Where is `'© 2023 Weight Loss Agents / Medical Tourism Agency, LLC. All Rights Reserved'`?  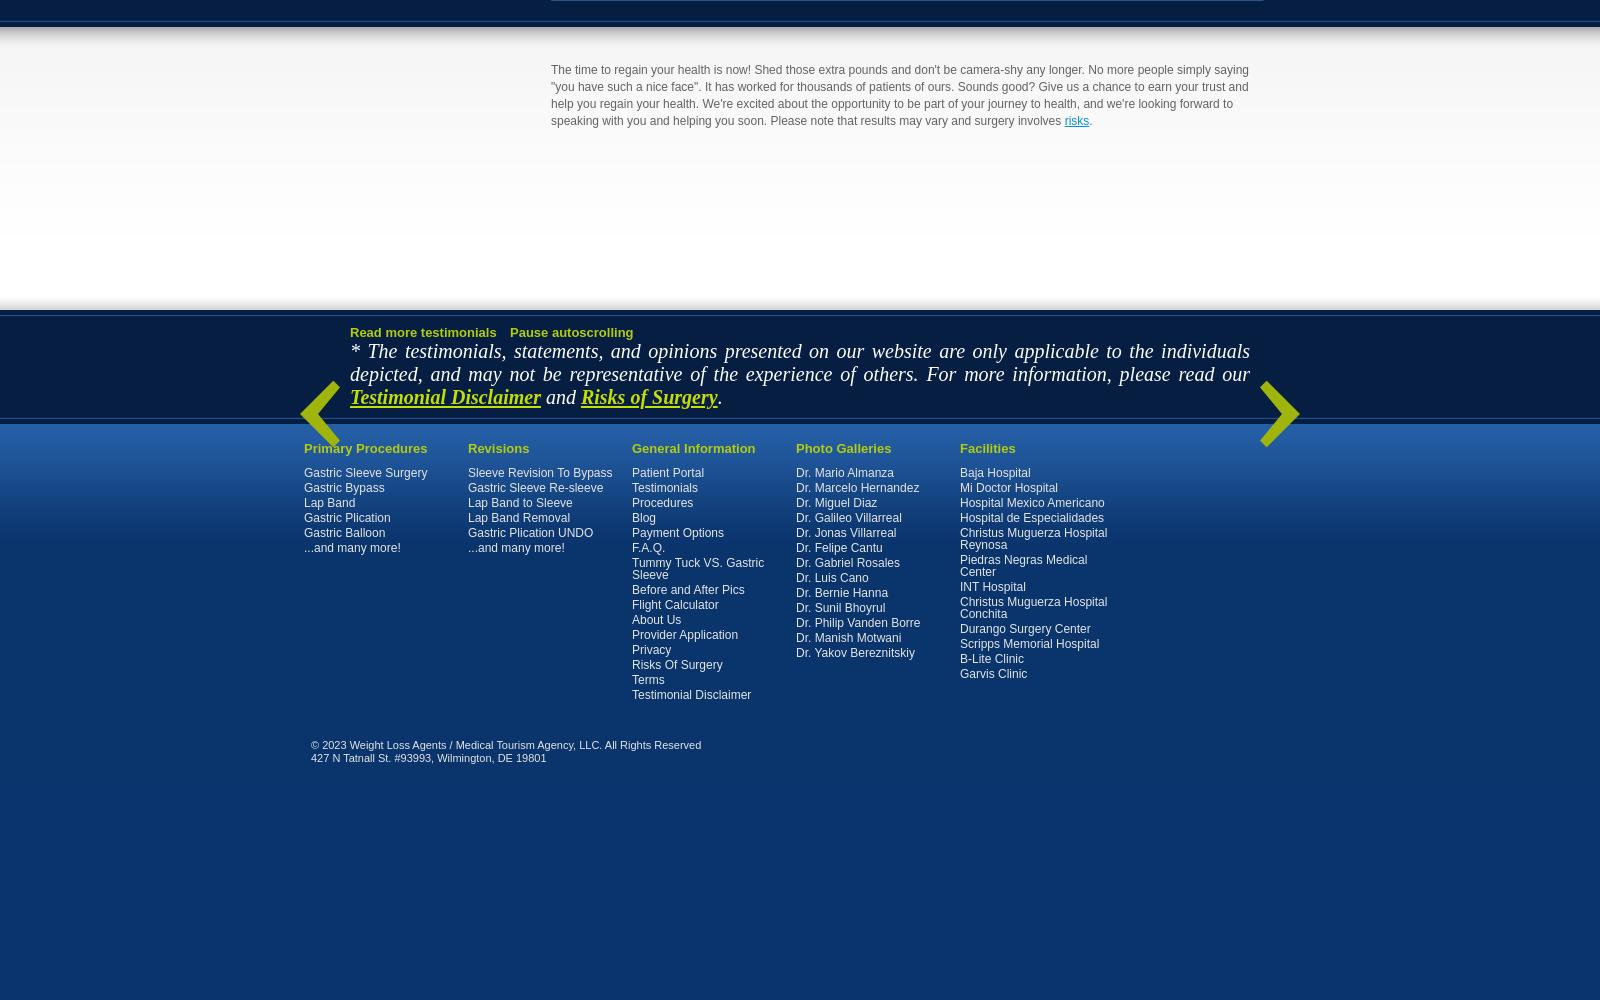
'© 2023 Weight Loss Agents / Medical Tourism Agency, LLC. All Rights Reserved' is located at coordinates (504, 743).